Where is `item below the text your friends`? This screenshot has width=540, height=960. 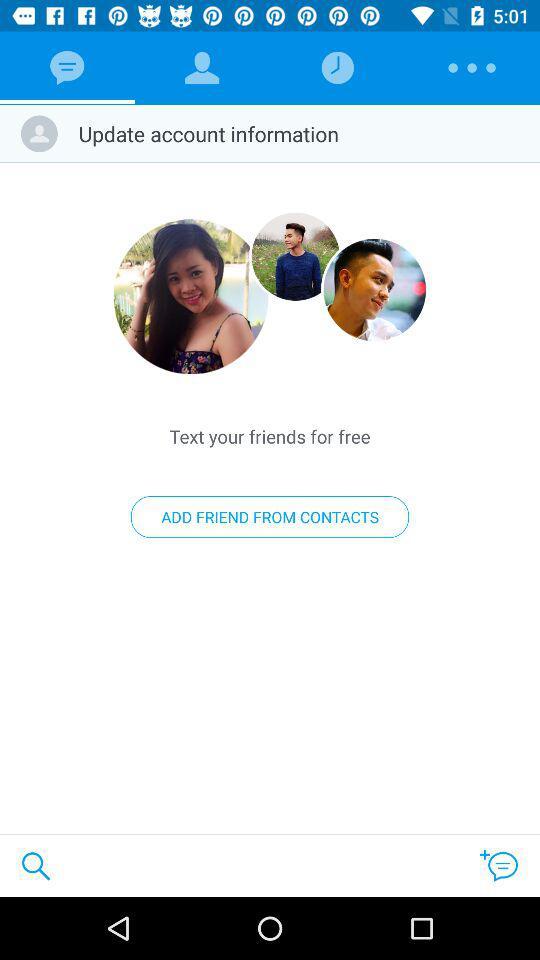 item below the text your friends is located at coordinates (270, 516).